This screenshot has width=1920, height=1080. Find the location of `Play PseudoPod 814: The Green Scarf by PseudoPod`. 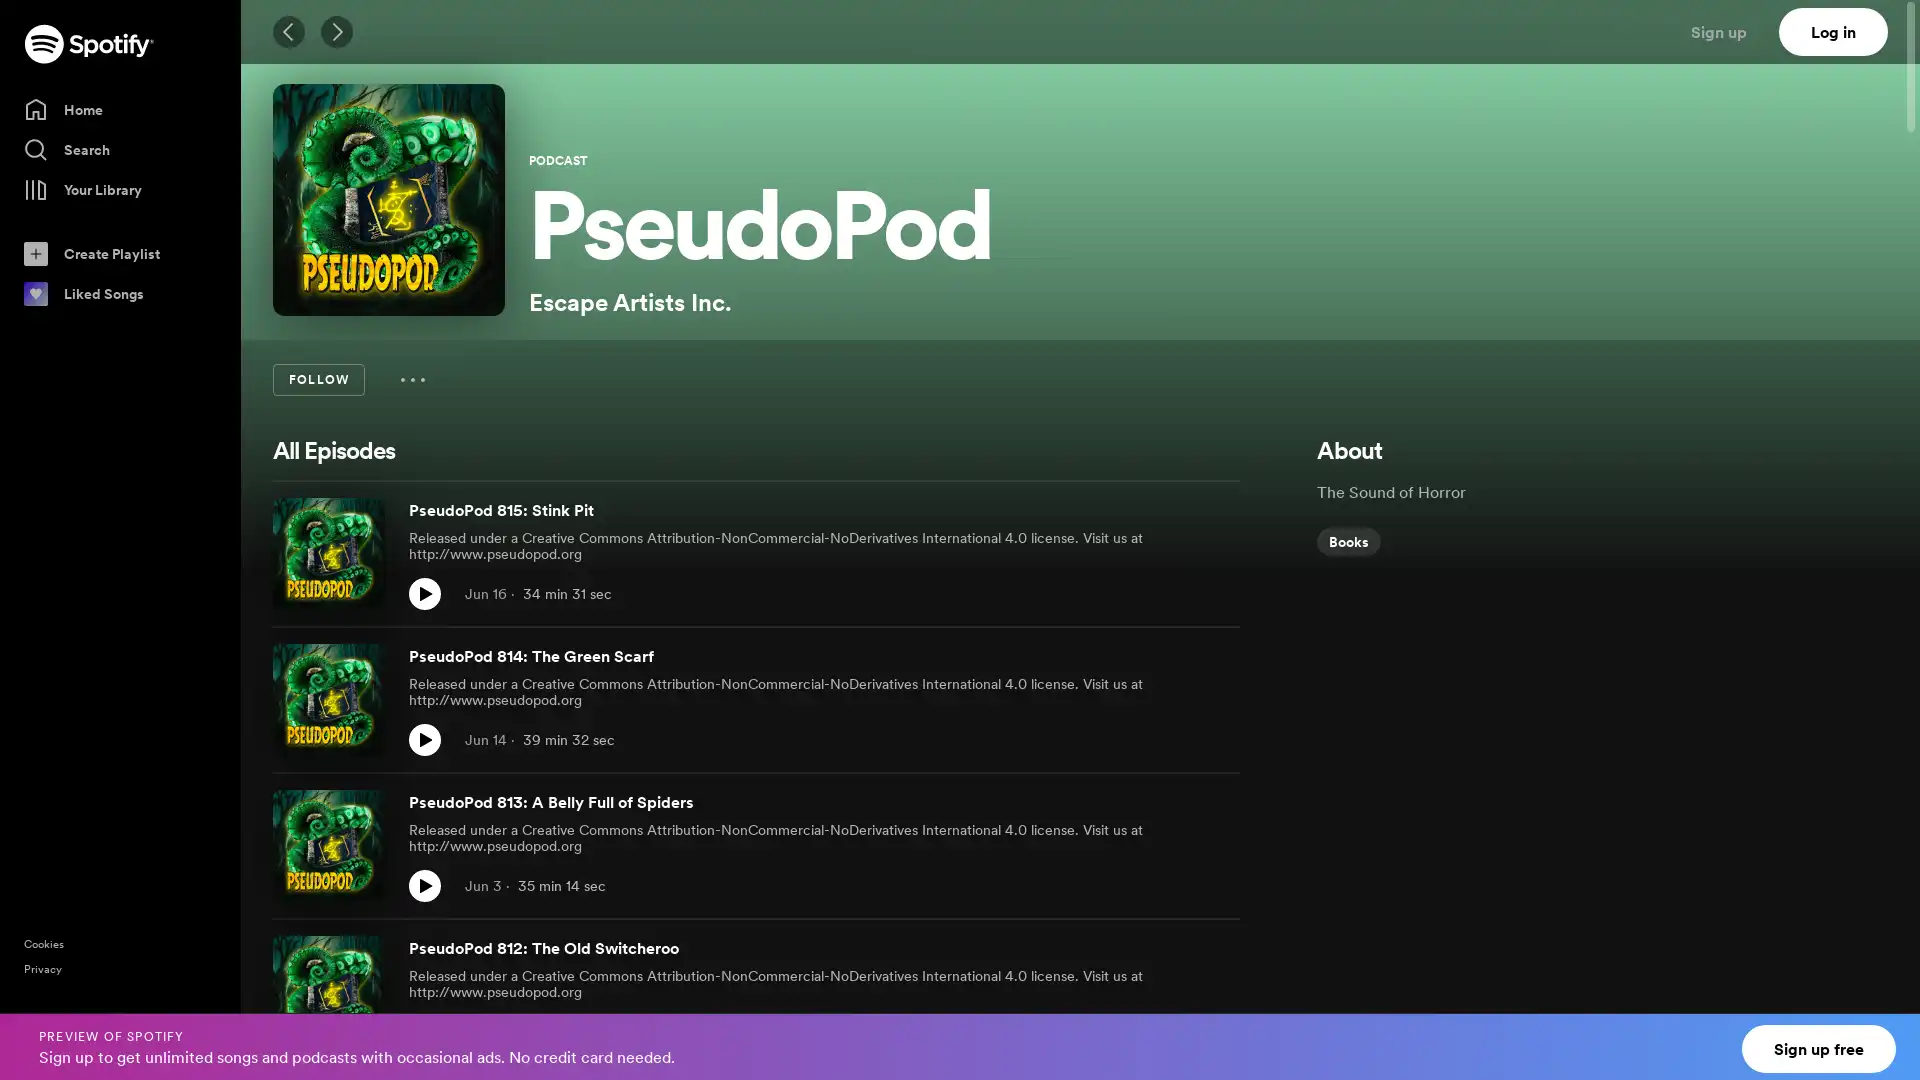

Play PseudoPod 814: The Green Scarf by PseudoPod is located at coordinates (424, 740).